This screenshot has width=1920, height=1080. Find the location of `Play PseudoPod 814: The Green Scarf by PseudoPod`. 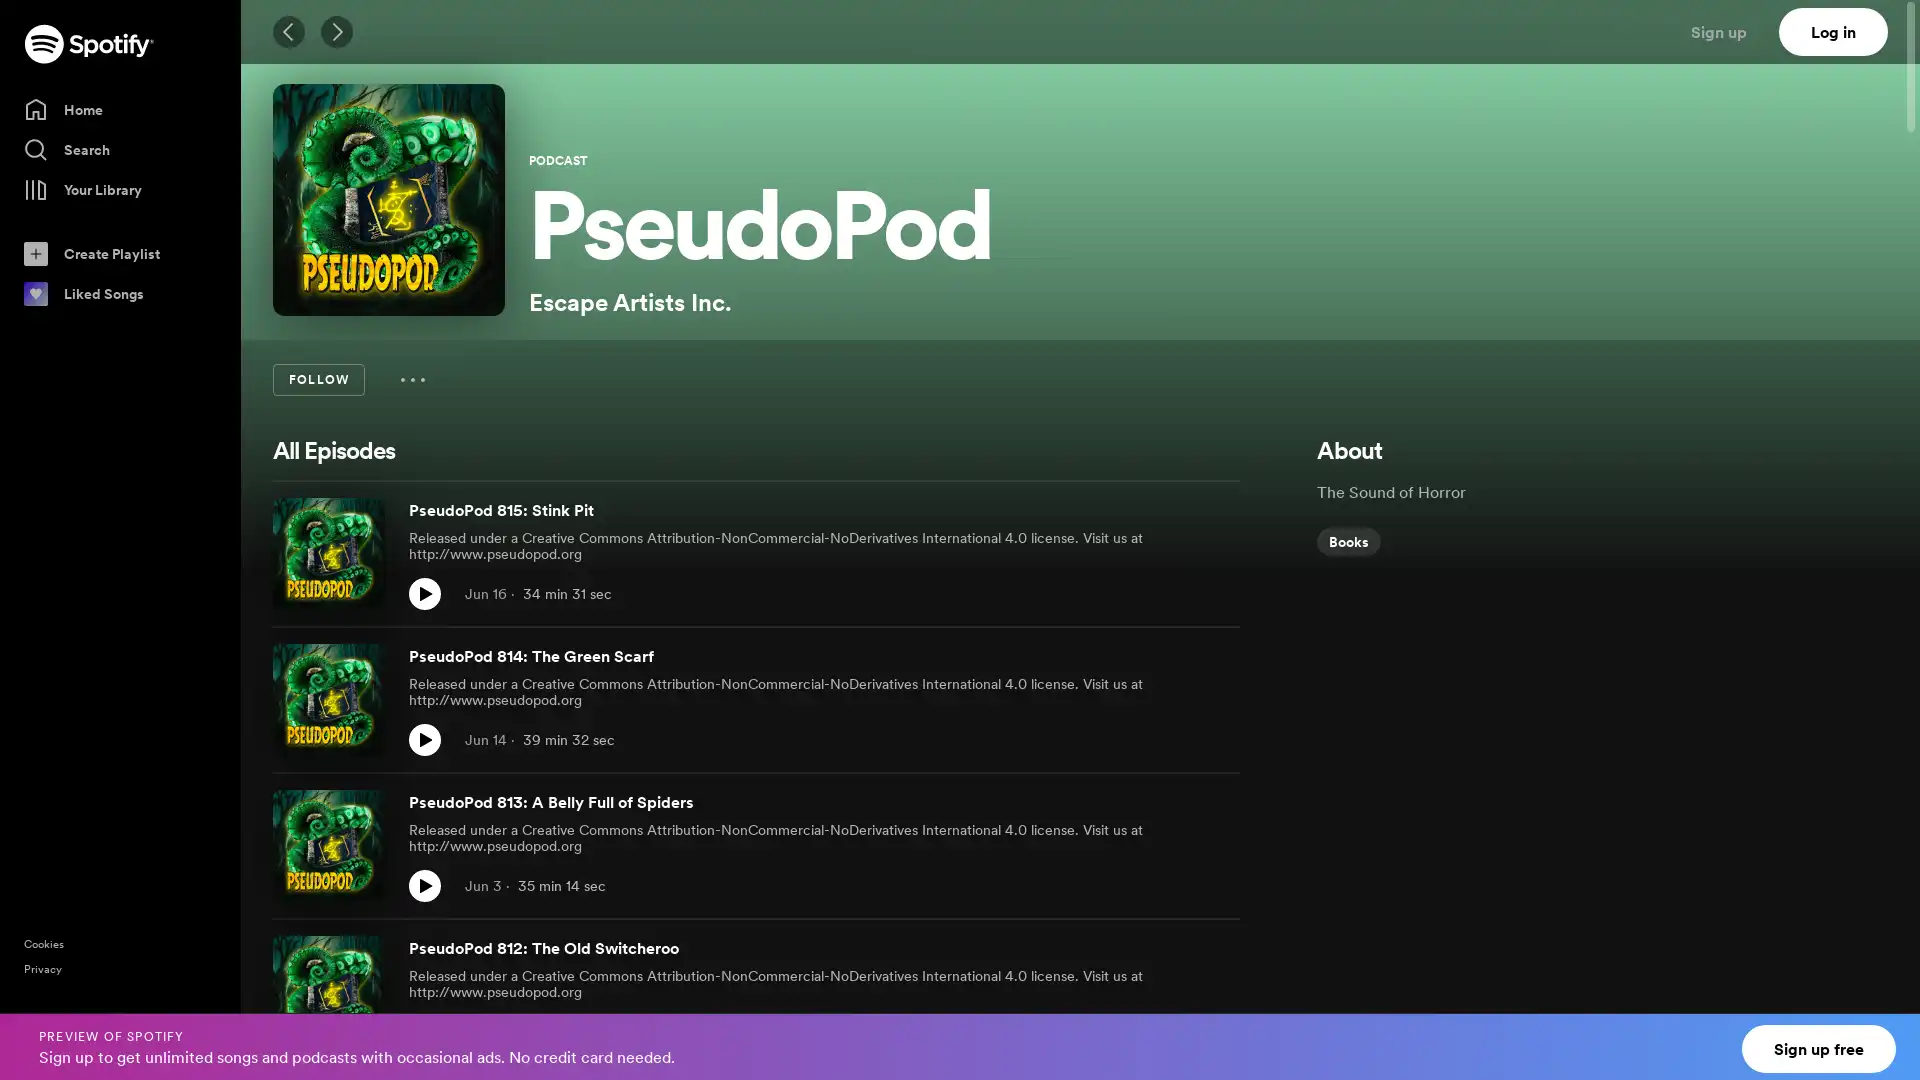

Play PseudoPod 814: The Green Scarf by PseudoPod is located at coordinates (424, 740).